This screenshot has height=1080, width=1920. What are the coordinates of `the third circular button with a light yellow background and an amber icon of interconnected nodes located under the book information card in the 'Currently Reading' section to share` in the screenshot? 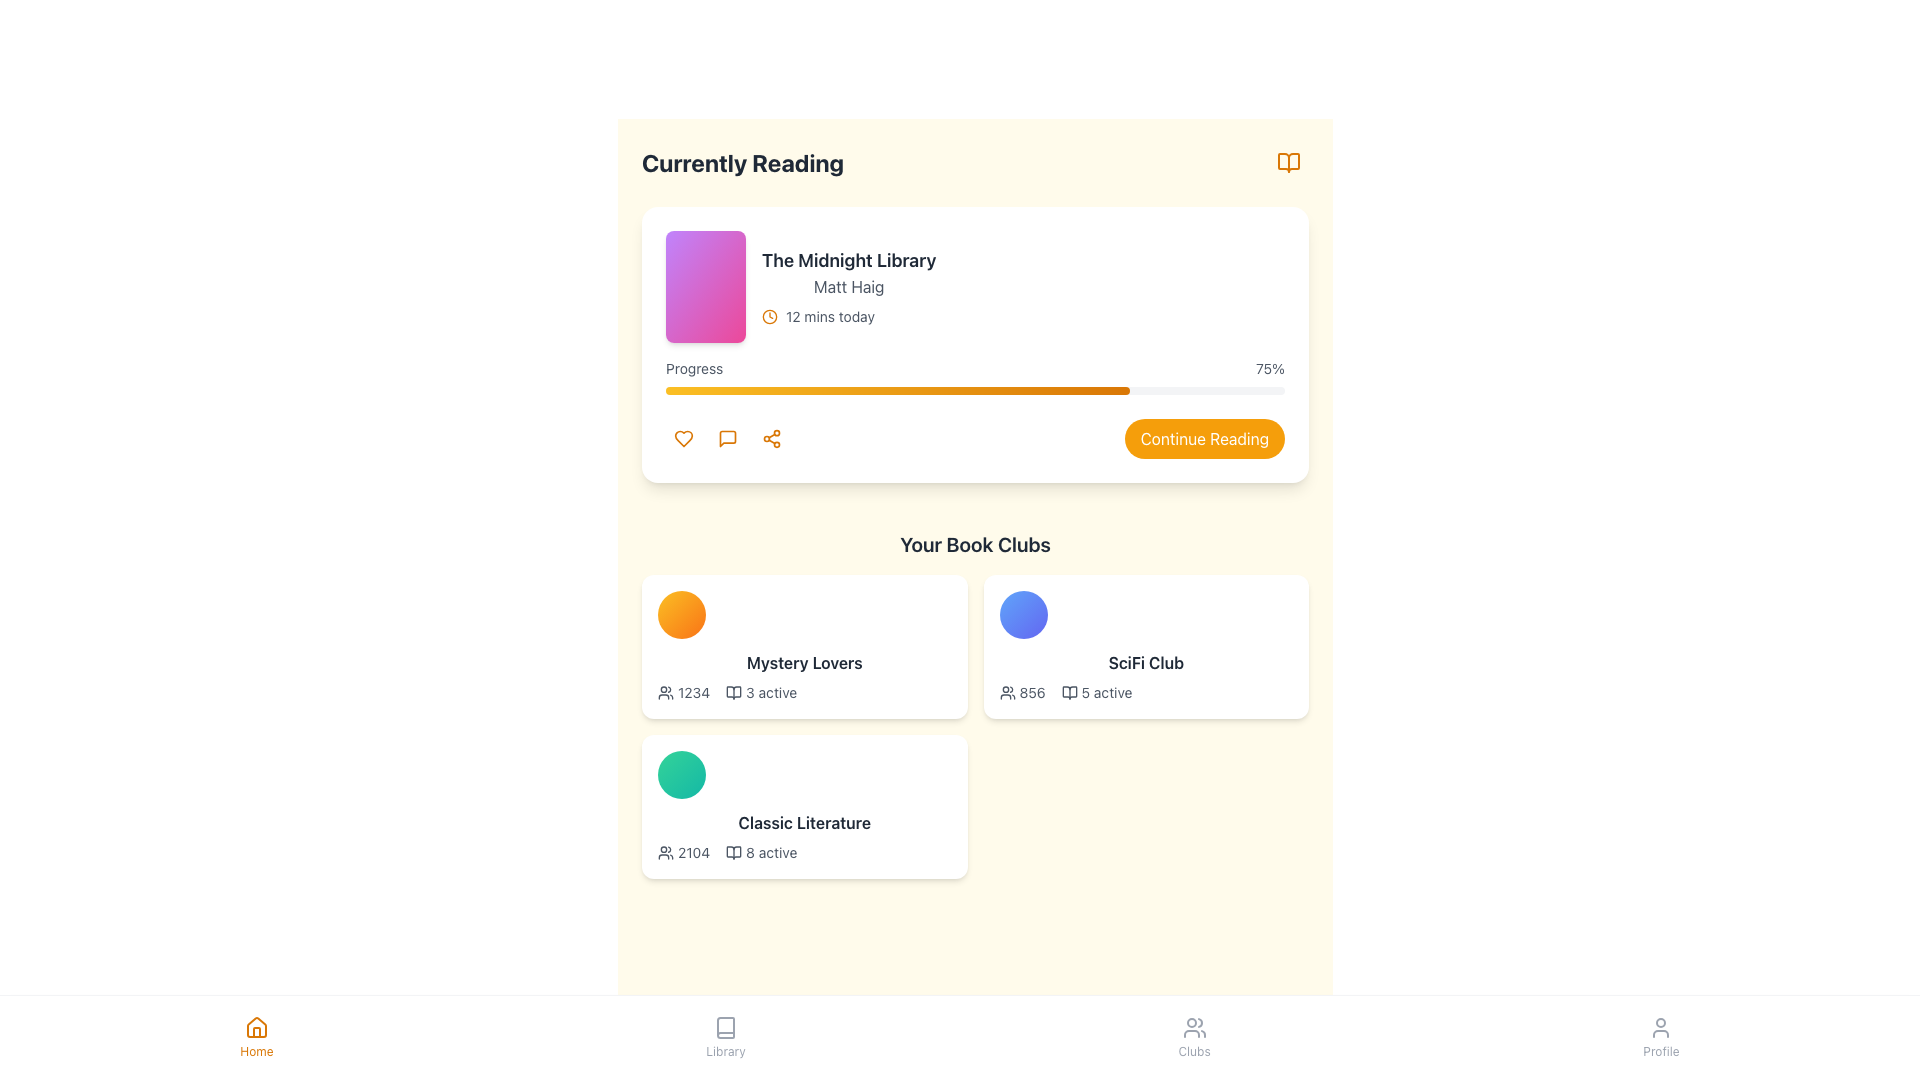 It's located at (771, 438).